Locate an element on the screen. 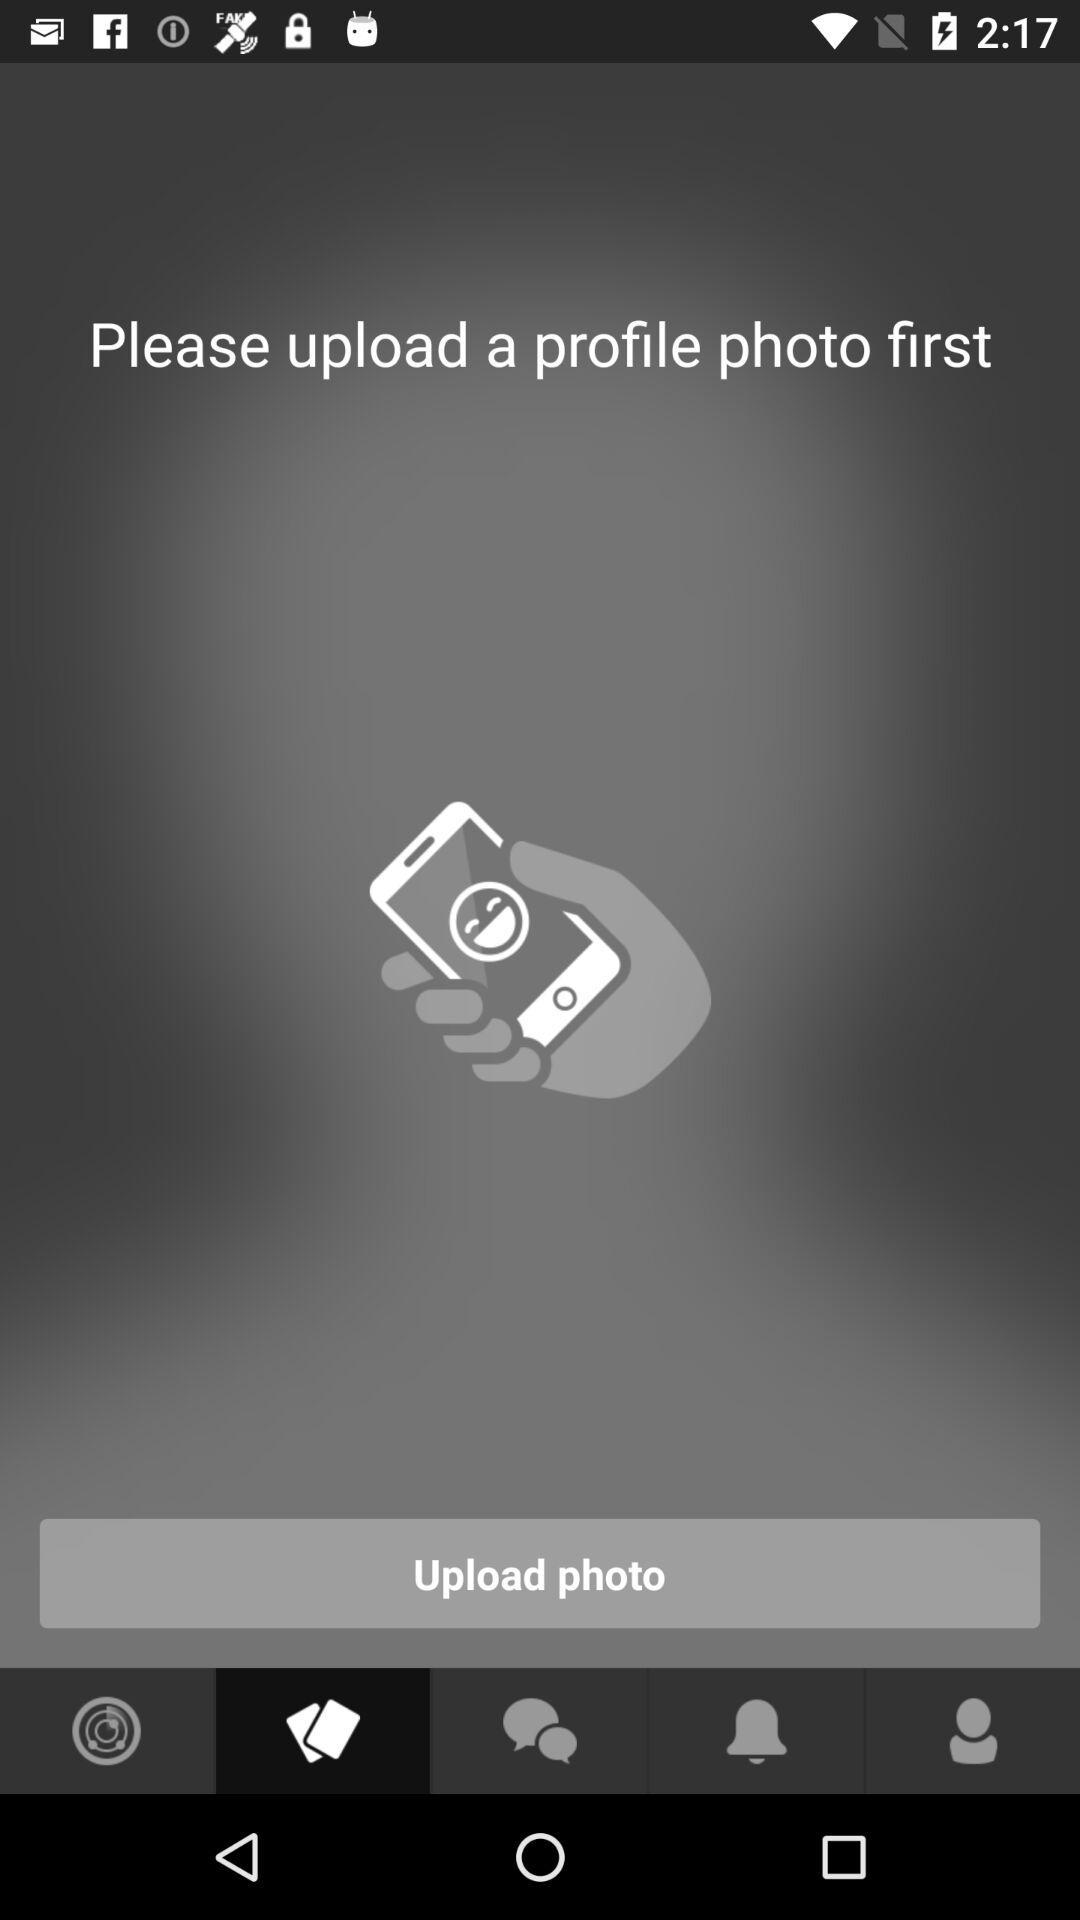 The width and height of the screenshot is (1080, 1920). see photos is located at coordinates (106, 1730).